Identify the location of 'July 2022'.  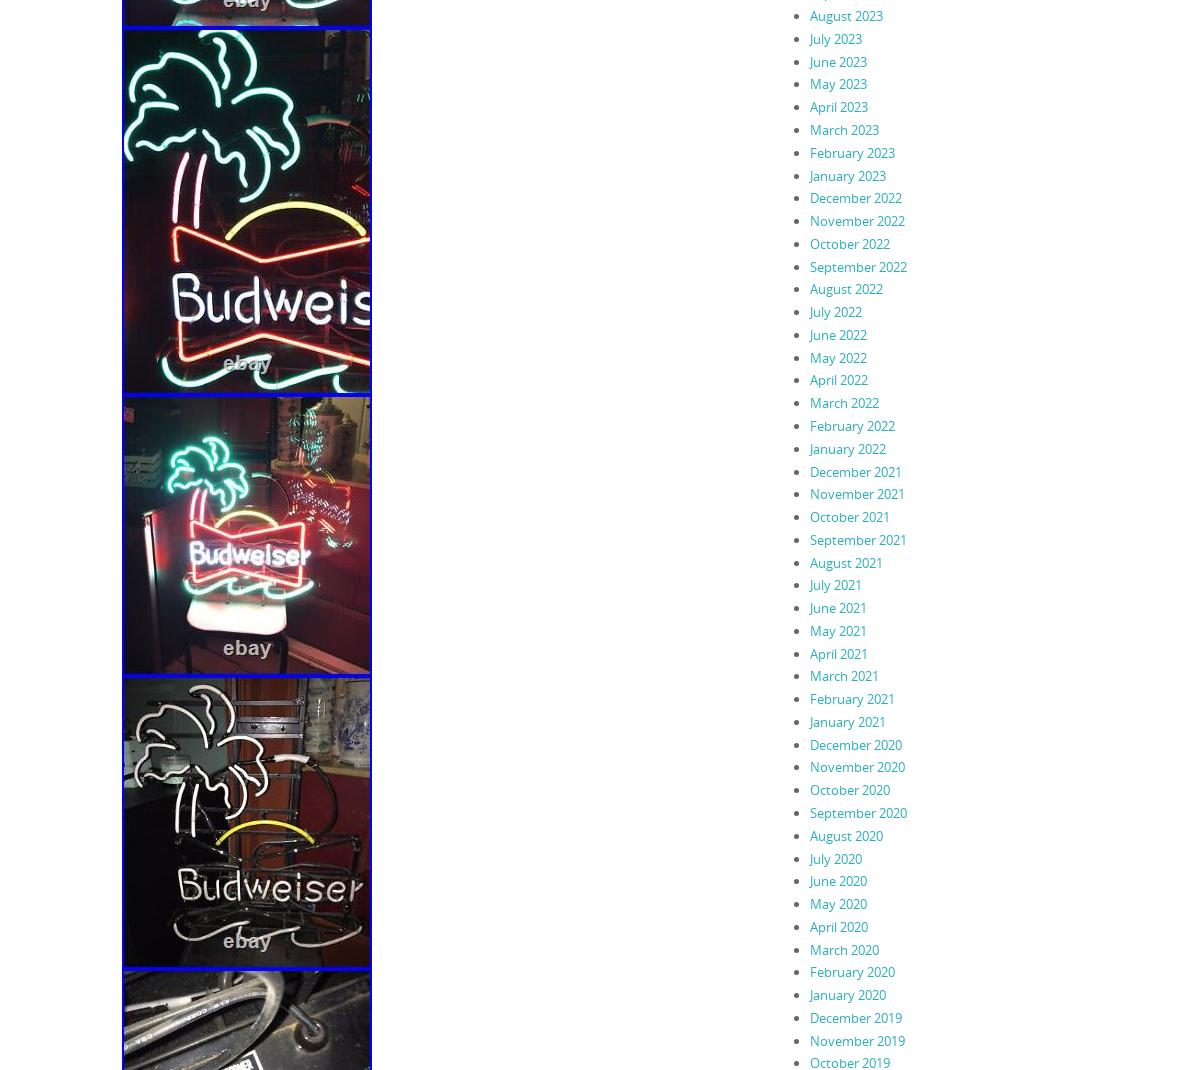
(834, 312).